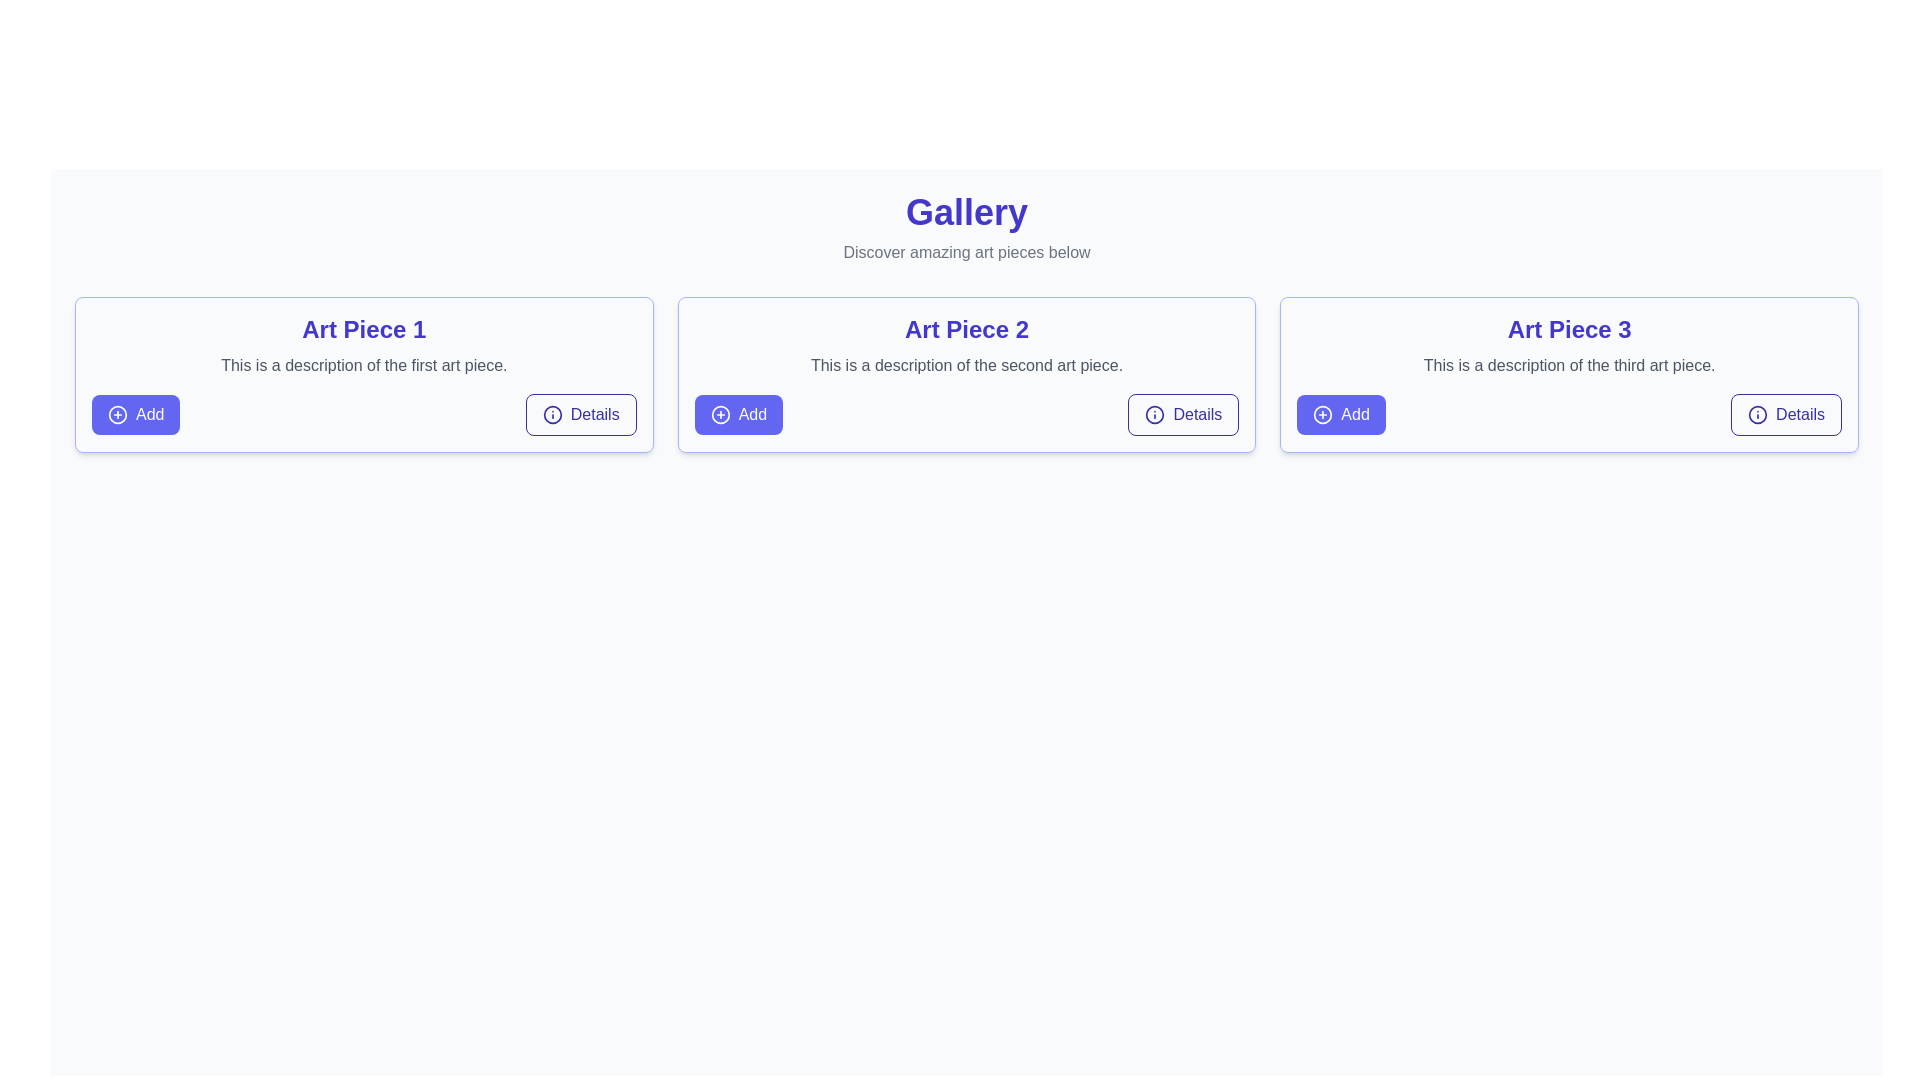 This screenshot has height=1080, width=1920. What do you see at coordinates (117, 414) in the screenshot?
I see `the addition icon represented by an SVG within the 'Add' button located in the lower left corner of the 'Art Piece 1' card` at bounding box center [117, 414].